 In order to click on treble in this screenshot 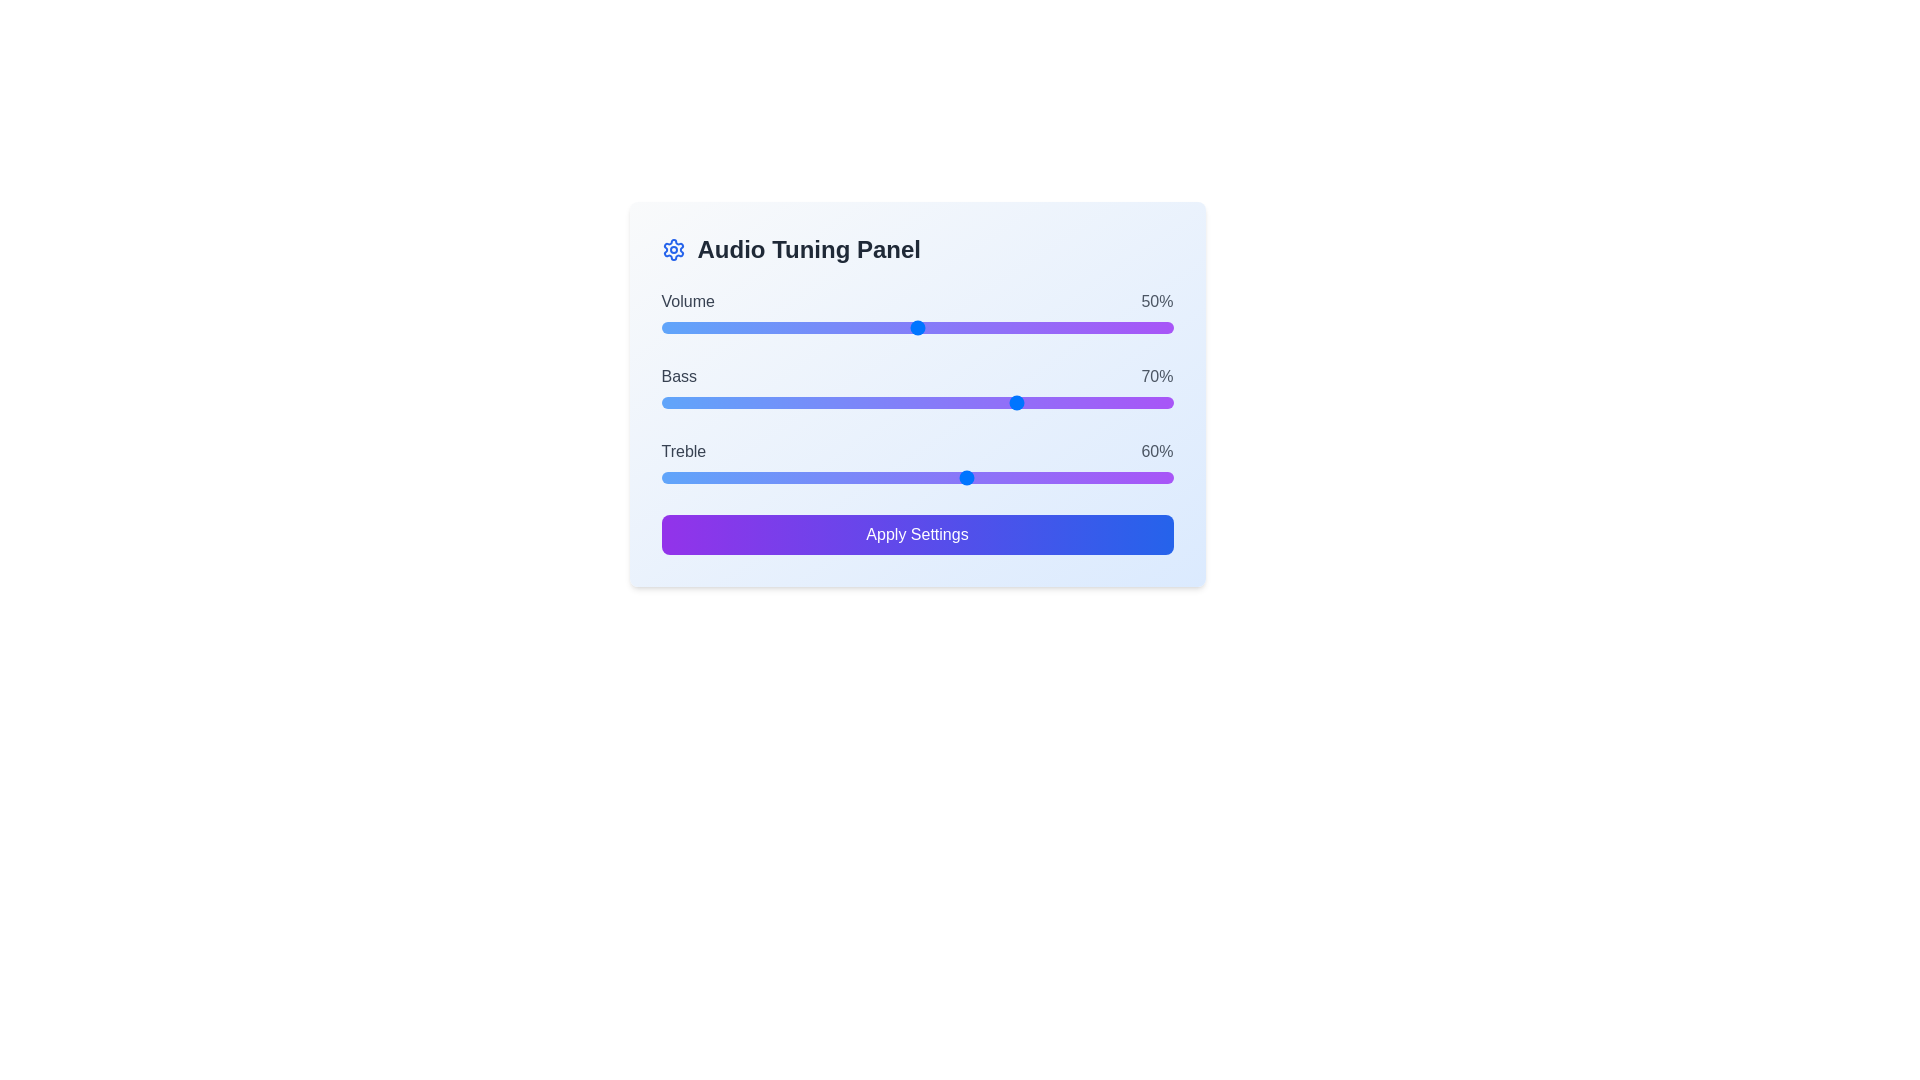, I will do `click(1142, 478)`.